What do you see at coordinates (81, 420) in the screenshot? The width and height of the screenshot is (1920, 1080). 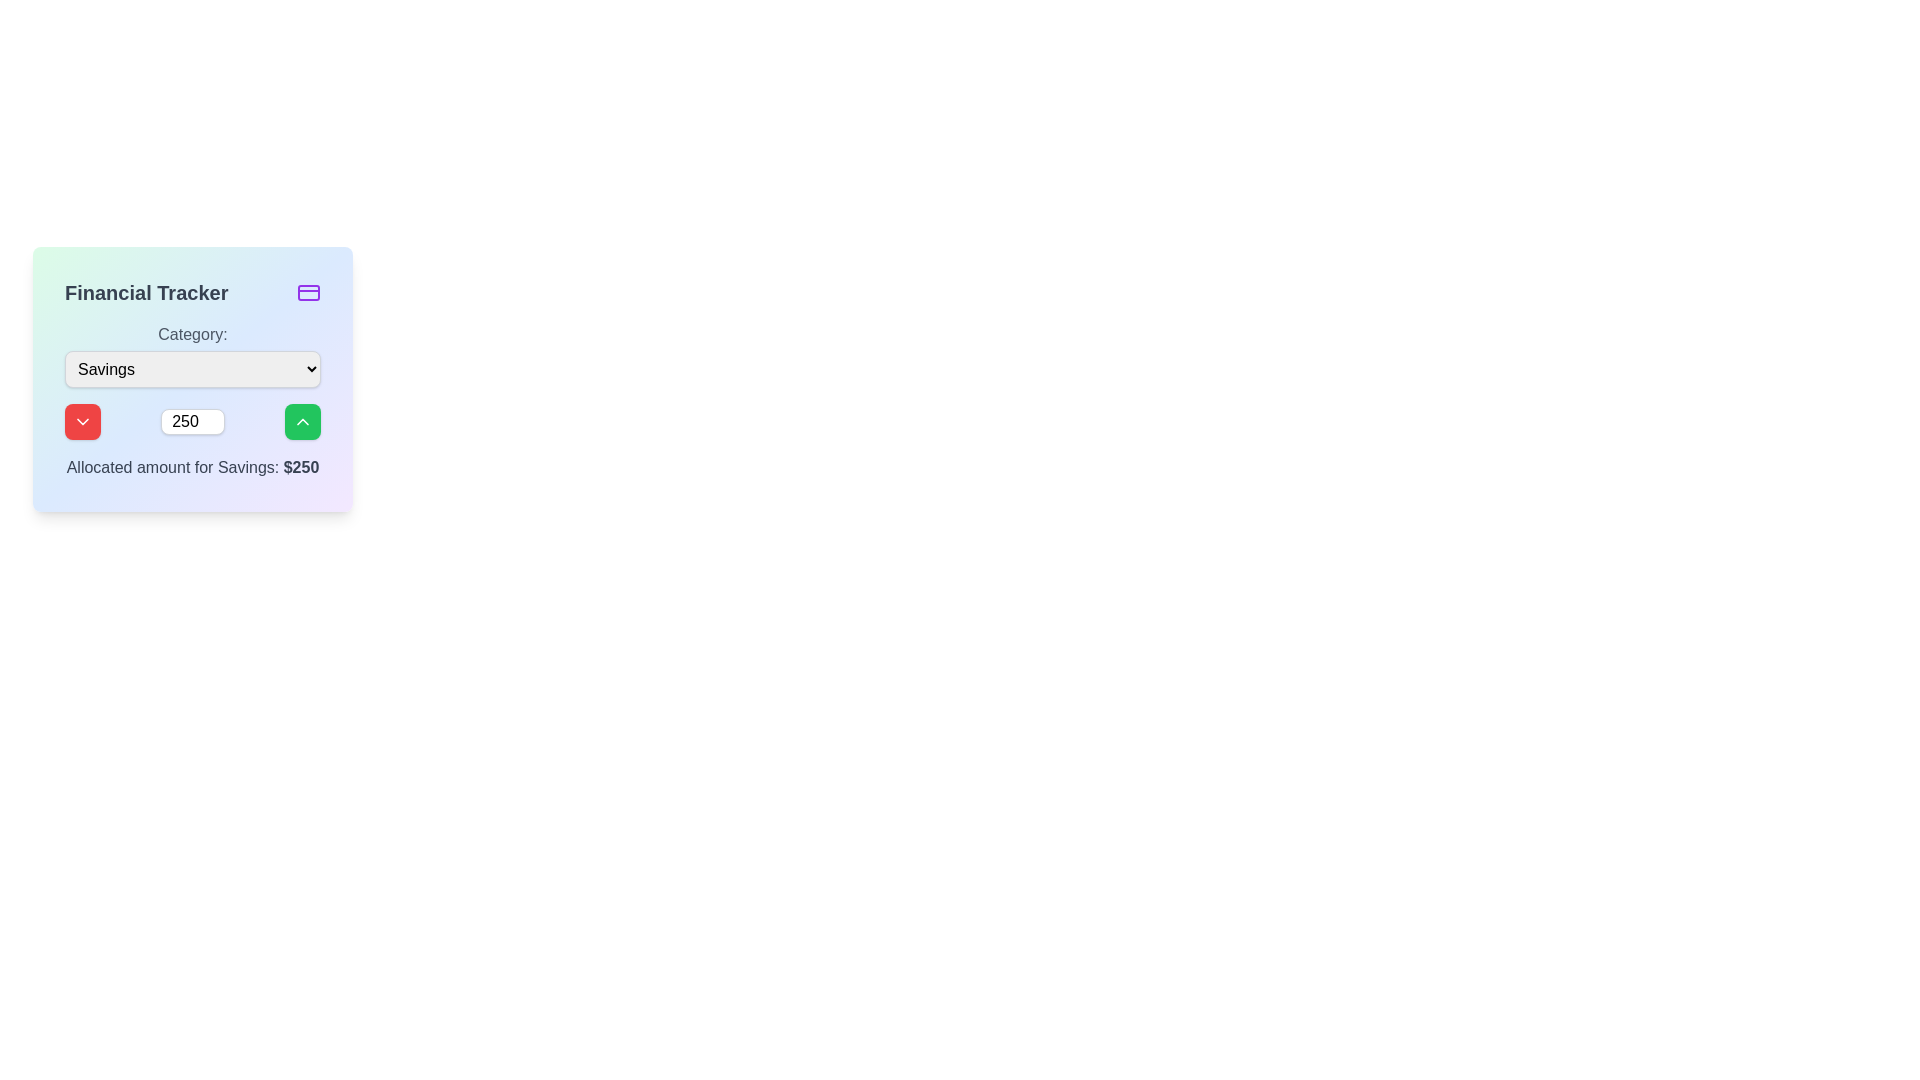 I see `the decrement chevron icon button located in a red circular button to reduce the numeric value displayed in the adjacent input field` at bounding box center [81, 420].